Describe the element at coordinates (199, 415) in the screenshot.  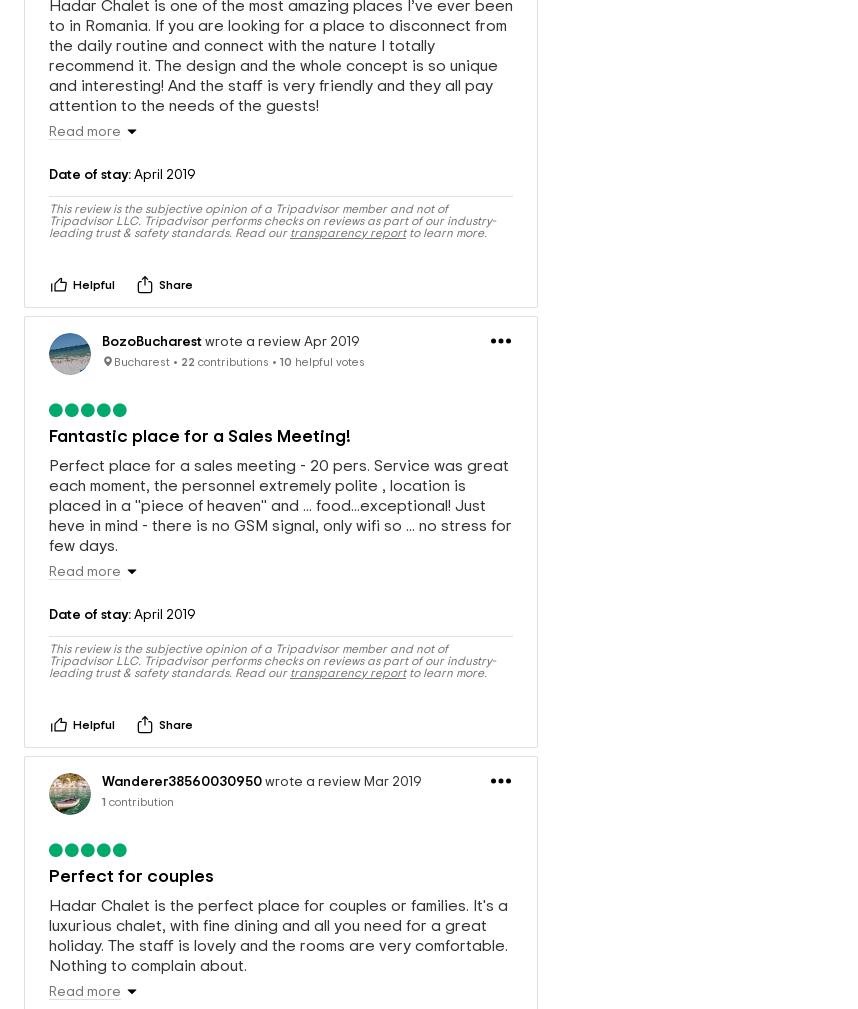
I see `'Fantastic place for a Sales Meeting!'` at that location.